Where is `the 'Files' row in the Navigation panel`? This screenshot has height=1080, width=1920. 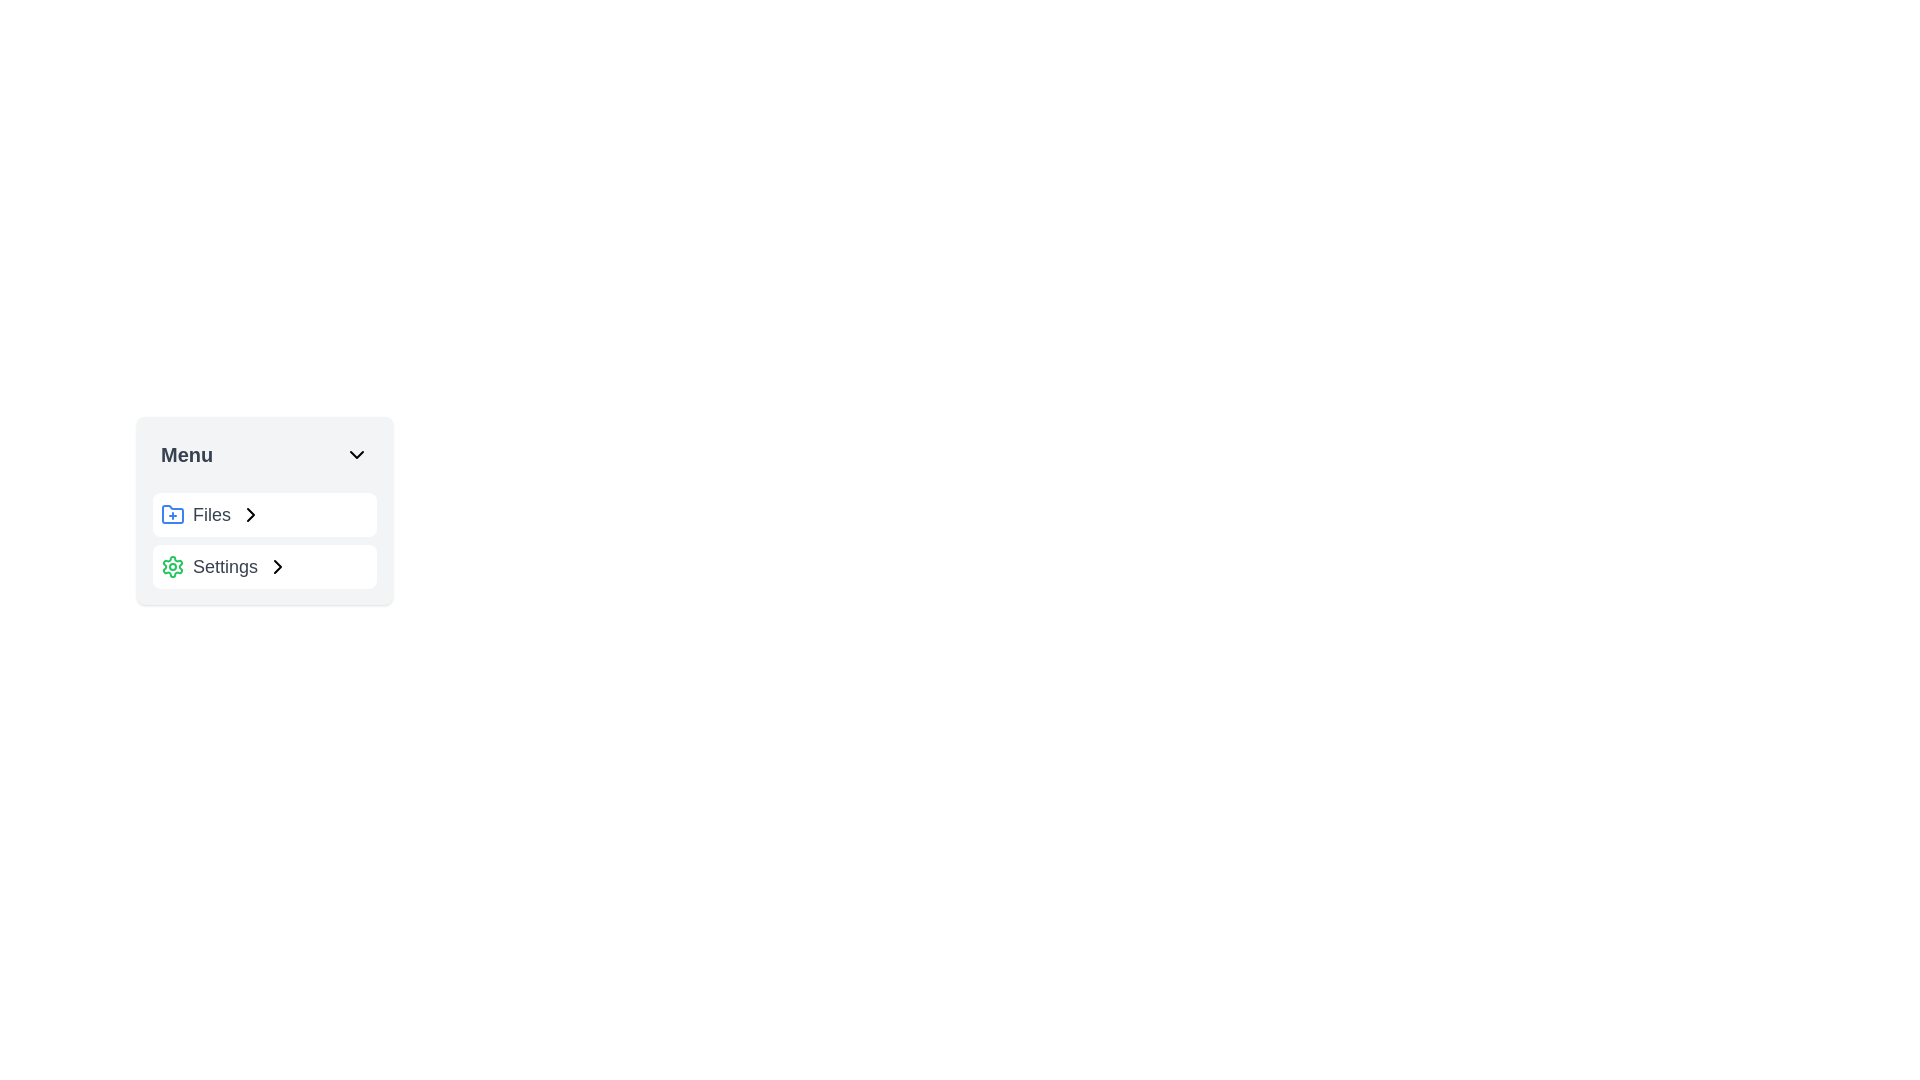 the 'Files' row in the Navigation panel is located at coordinates (263, 509).